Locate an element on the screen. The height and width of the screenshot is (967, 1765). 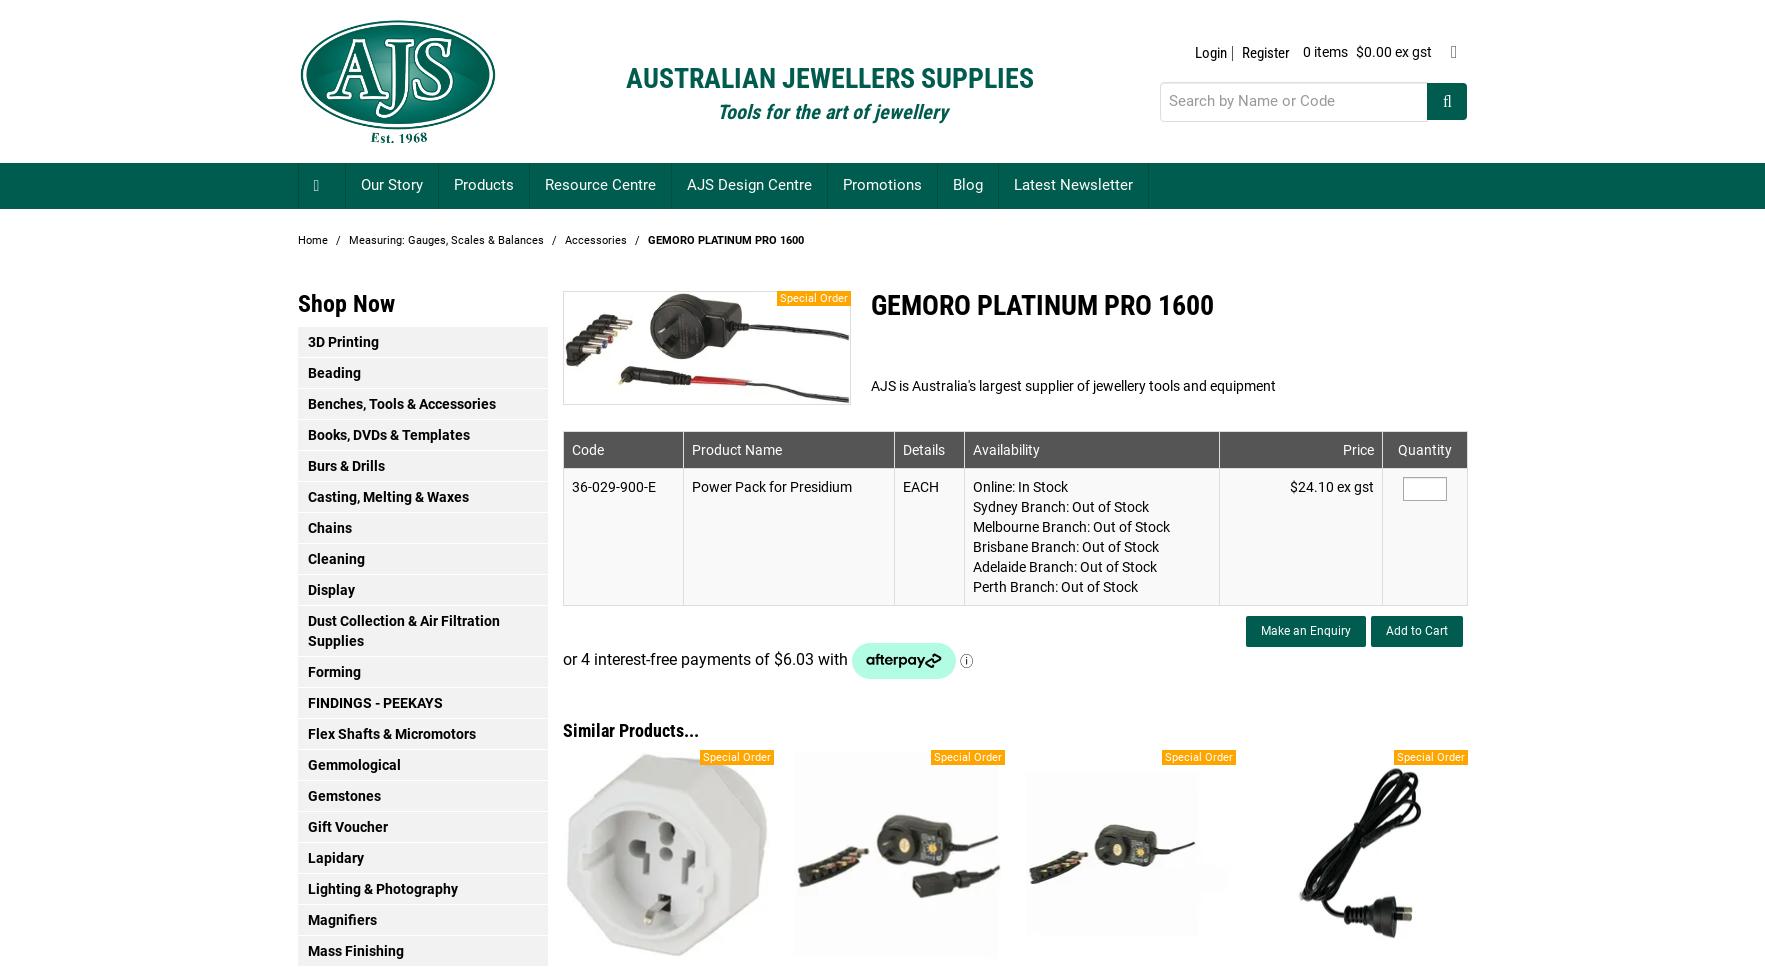
'Forming' is located at coordinates (305, 671).